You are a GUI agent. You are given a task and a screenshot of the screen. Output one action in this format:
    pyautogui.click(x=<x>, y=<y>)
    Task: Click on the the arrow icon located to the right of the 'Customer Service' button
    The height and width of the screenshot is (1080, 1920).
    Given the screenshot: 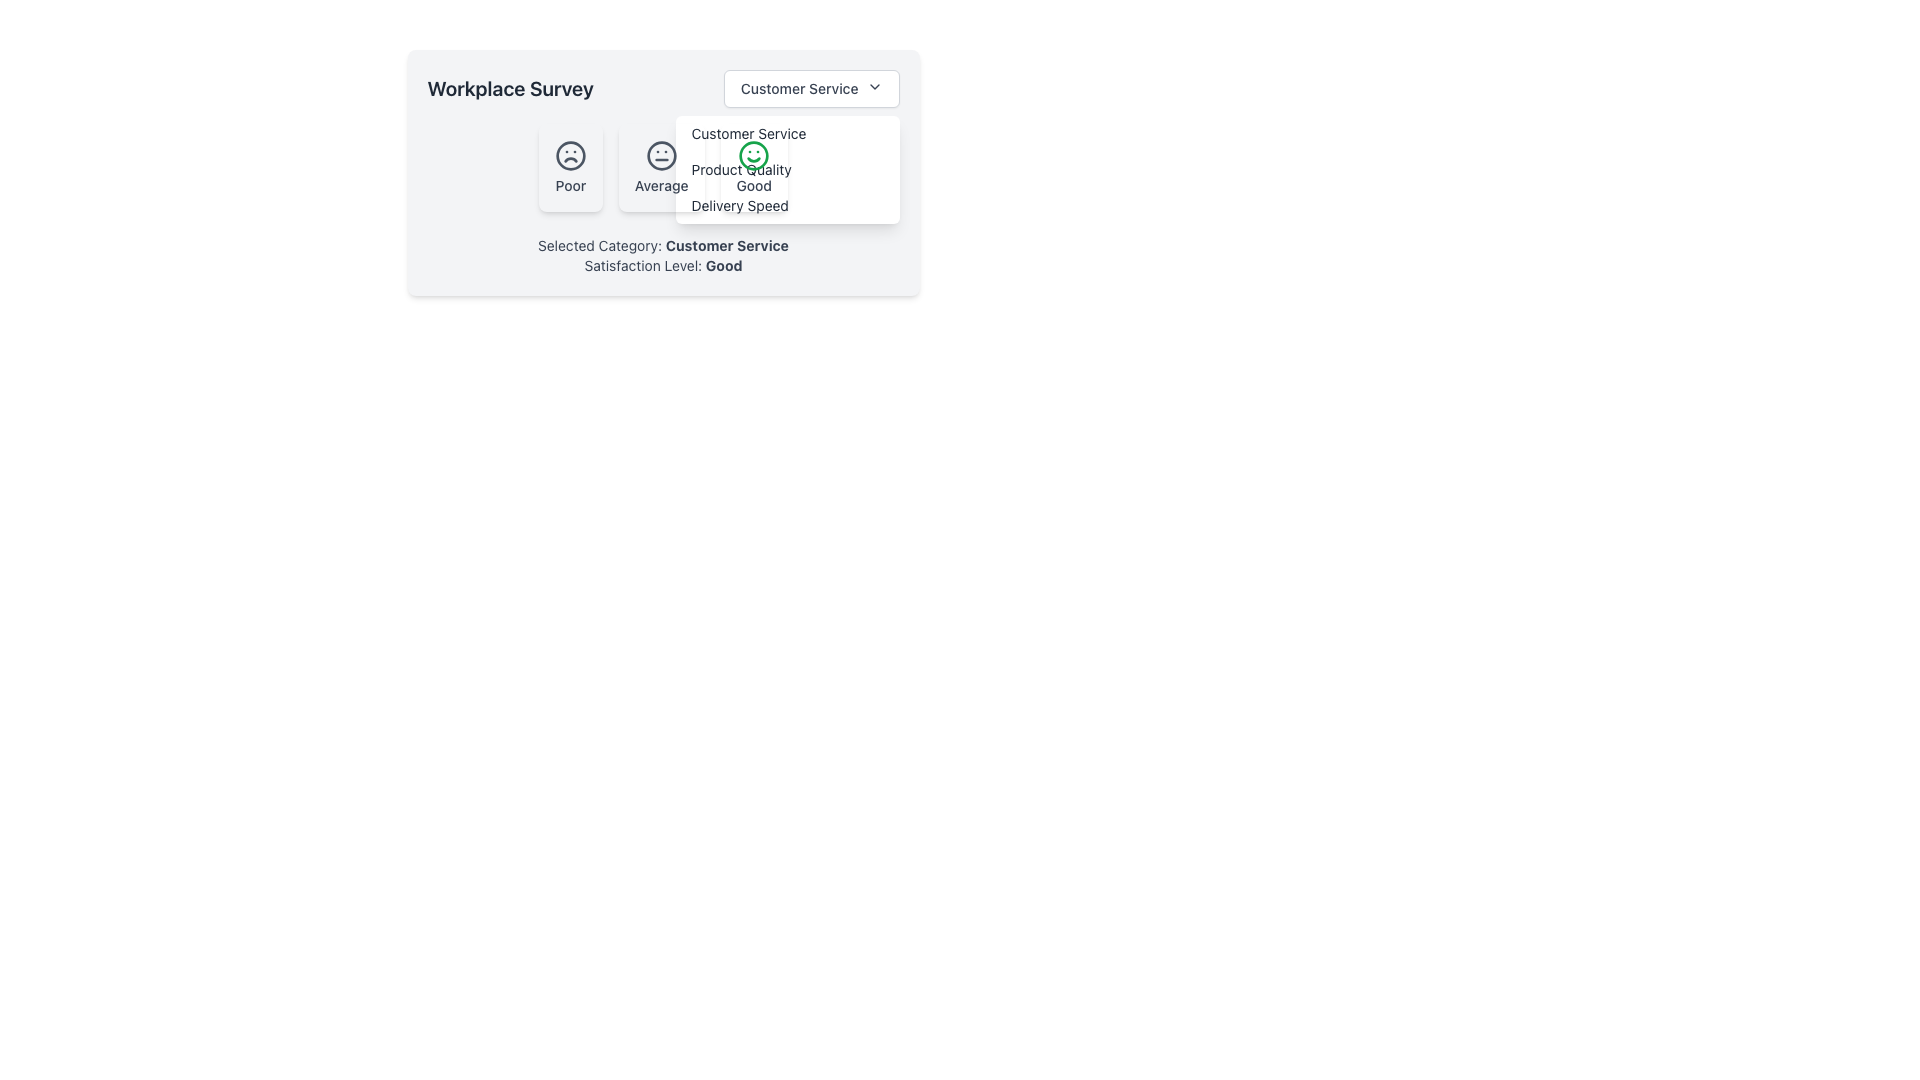 What is the action you would take?
    pyautogui.click(x=874, y=86)
    